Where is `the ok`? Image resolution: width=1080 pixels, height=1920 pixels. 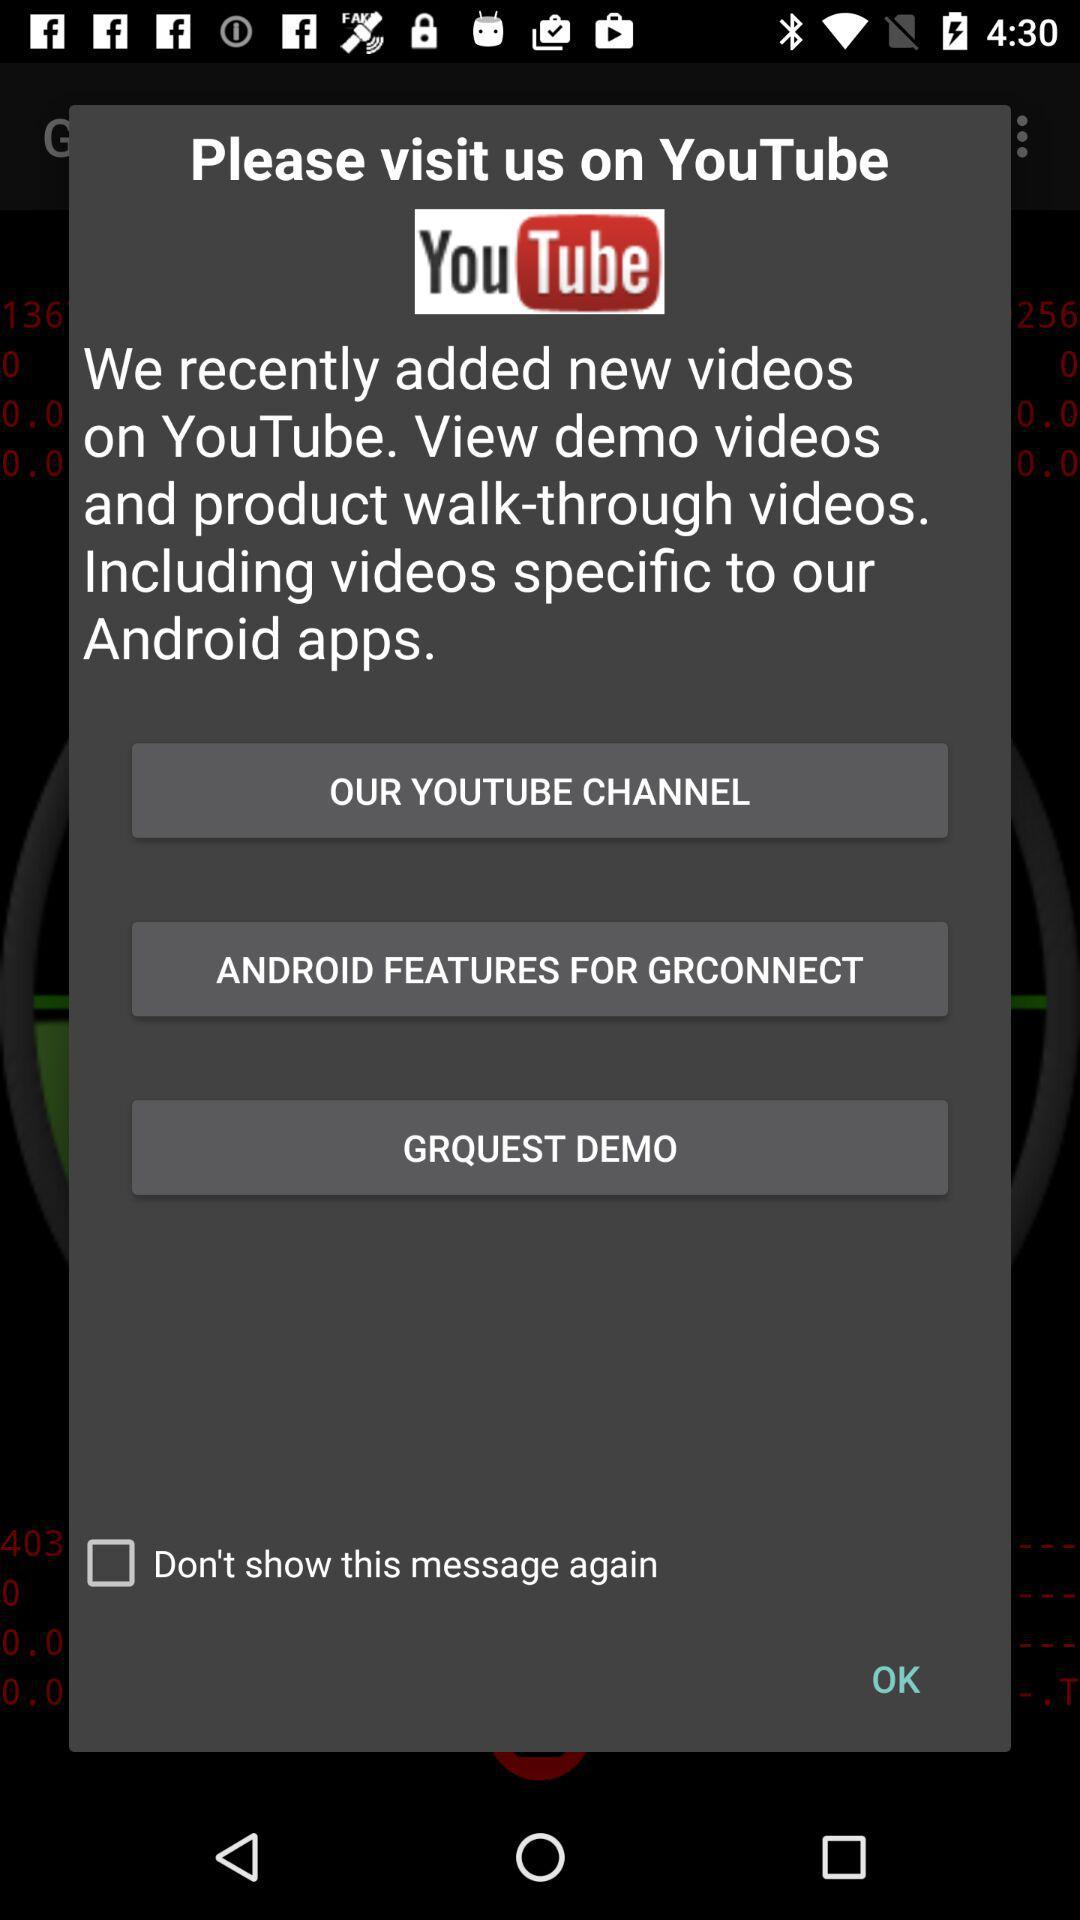
the ok is located at coordinates (894, 1678).